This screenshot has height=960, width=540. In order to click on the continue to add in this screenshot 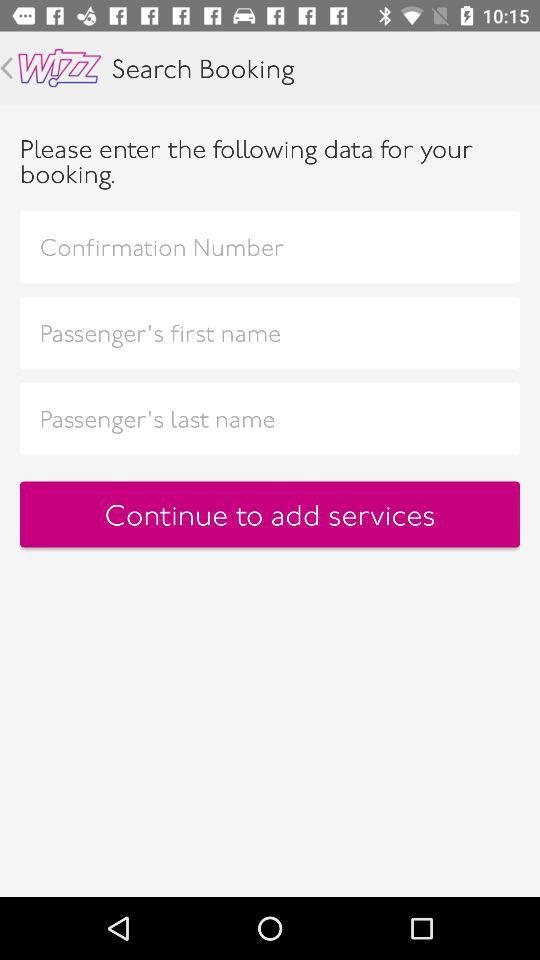, I will do `click(270, 513)`.